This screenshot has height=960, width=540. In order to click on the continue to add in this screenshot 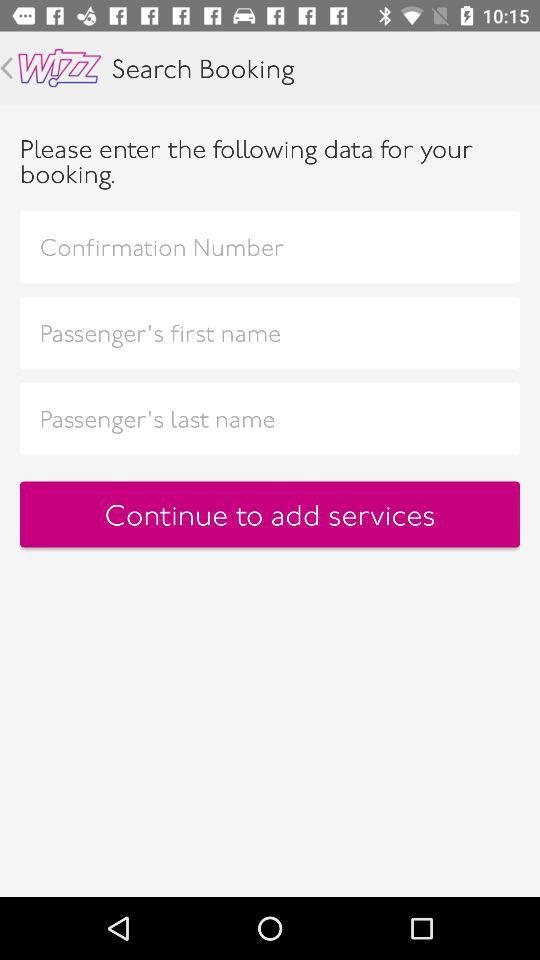, I will do `click(270, 513)`.